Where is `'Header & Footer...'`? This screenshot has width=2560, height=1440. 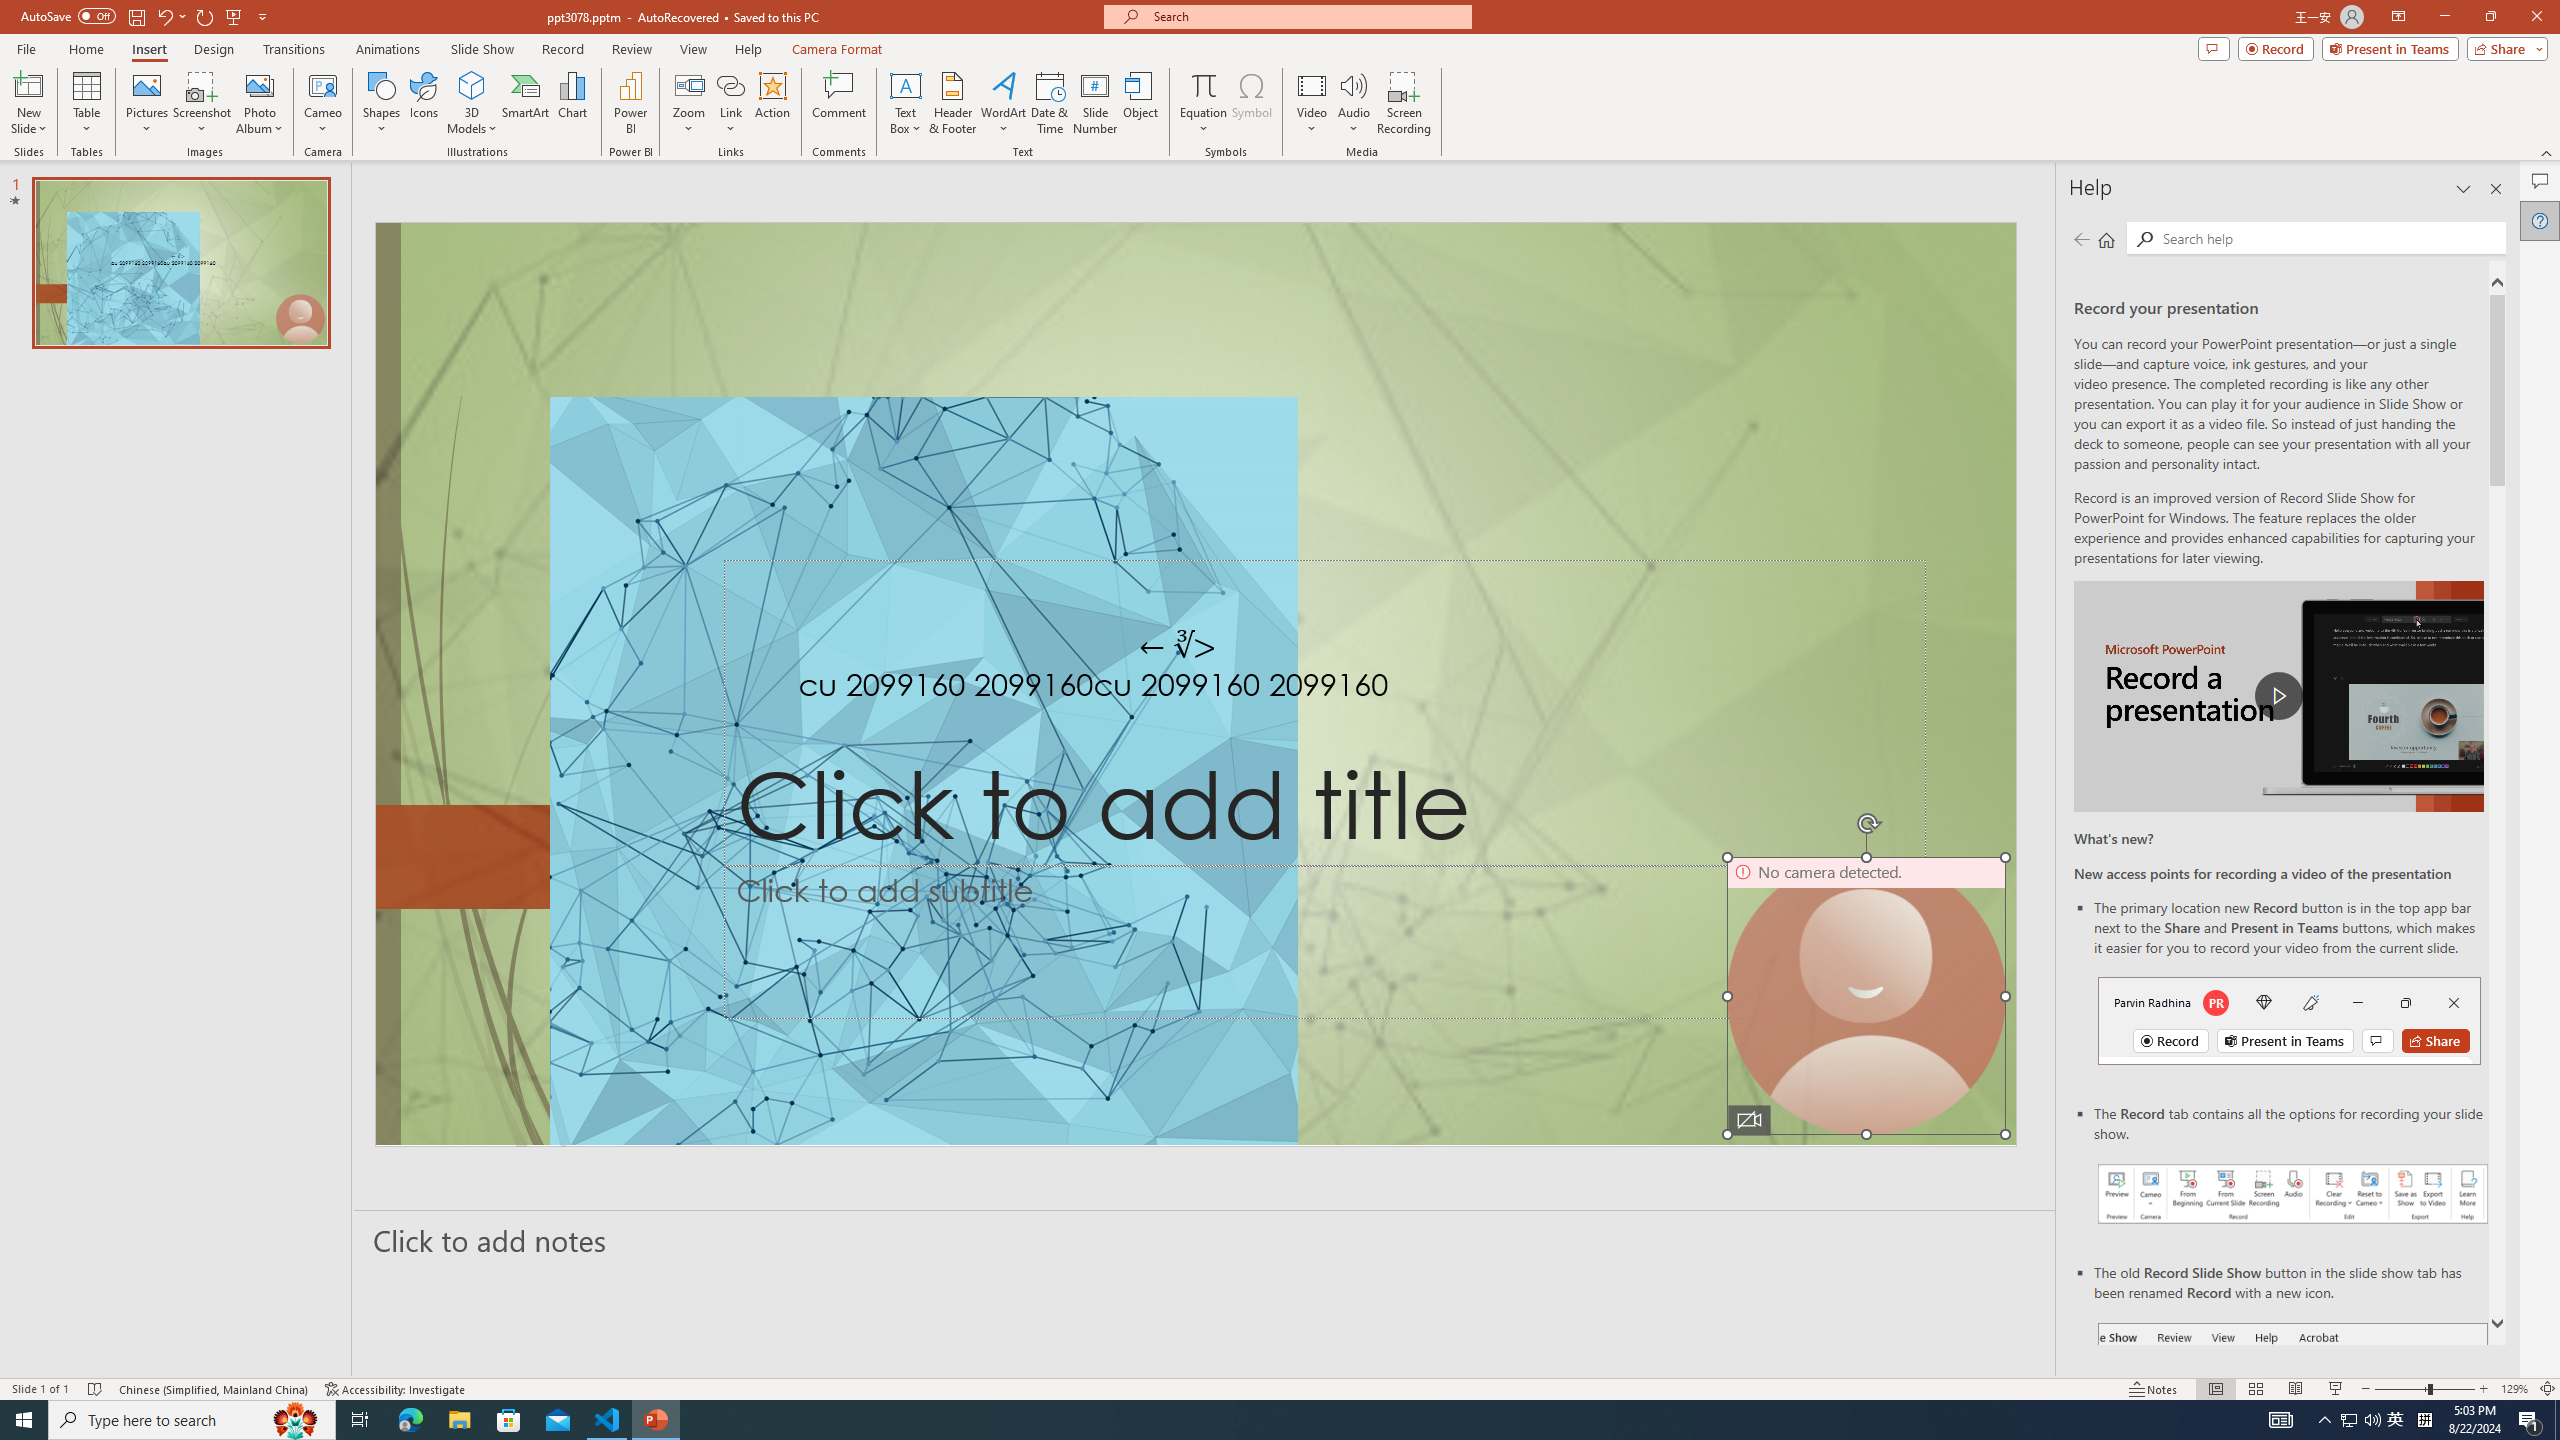 'Header & Footer...' is located at coordinates (951, 103).